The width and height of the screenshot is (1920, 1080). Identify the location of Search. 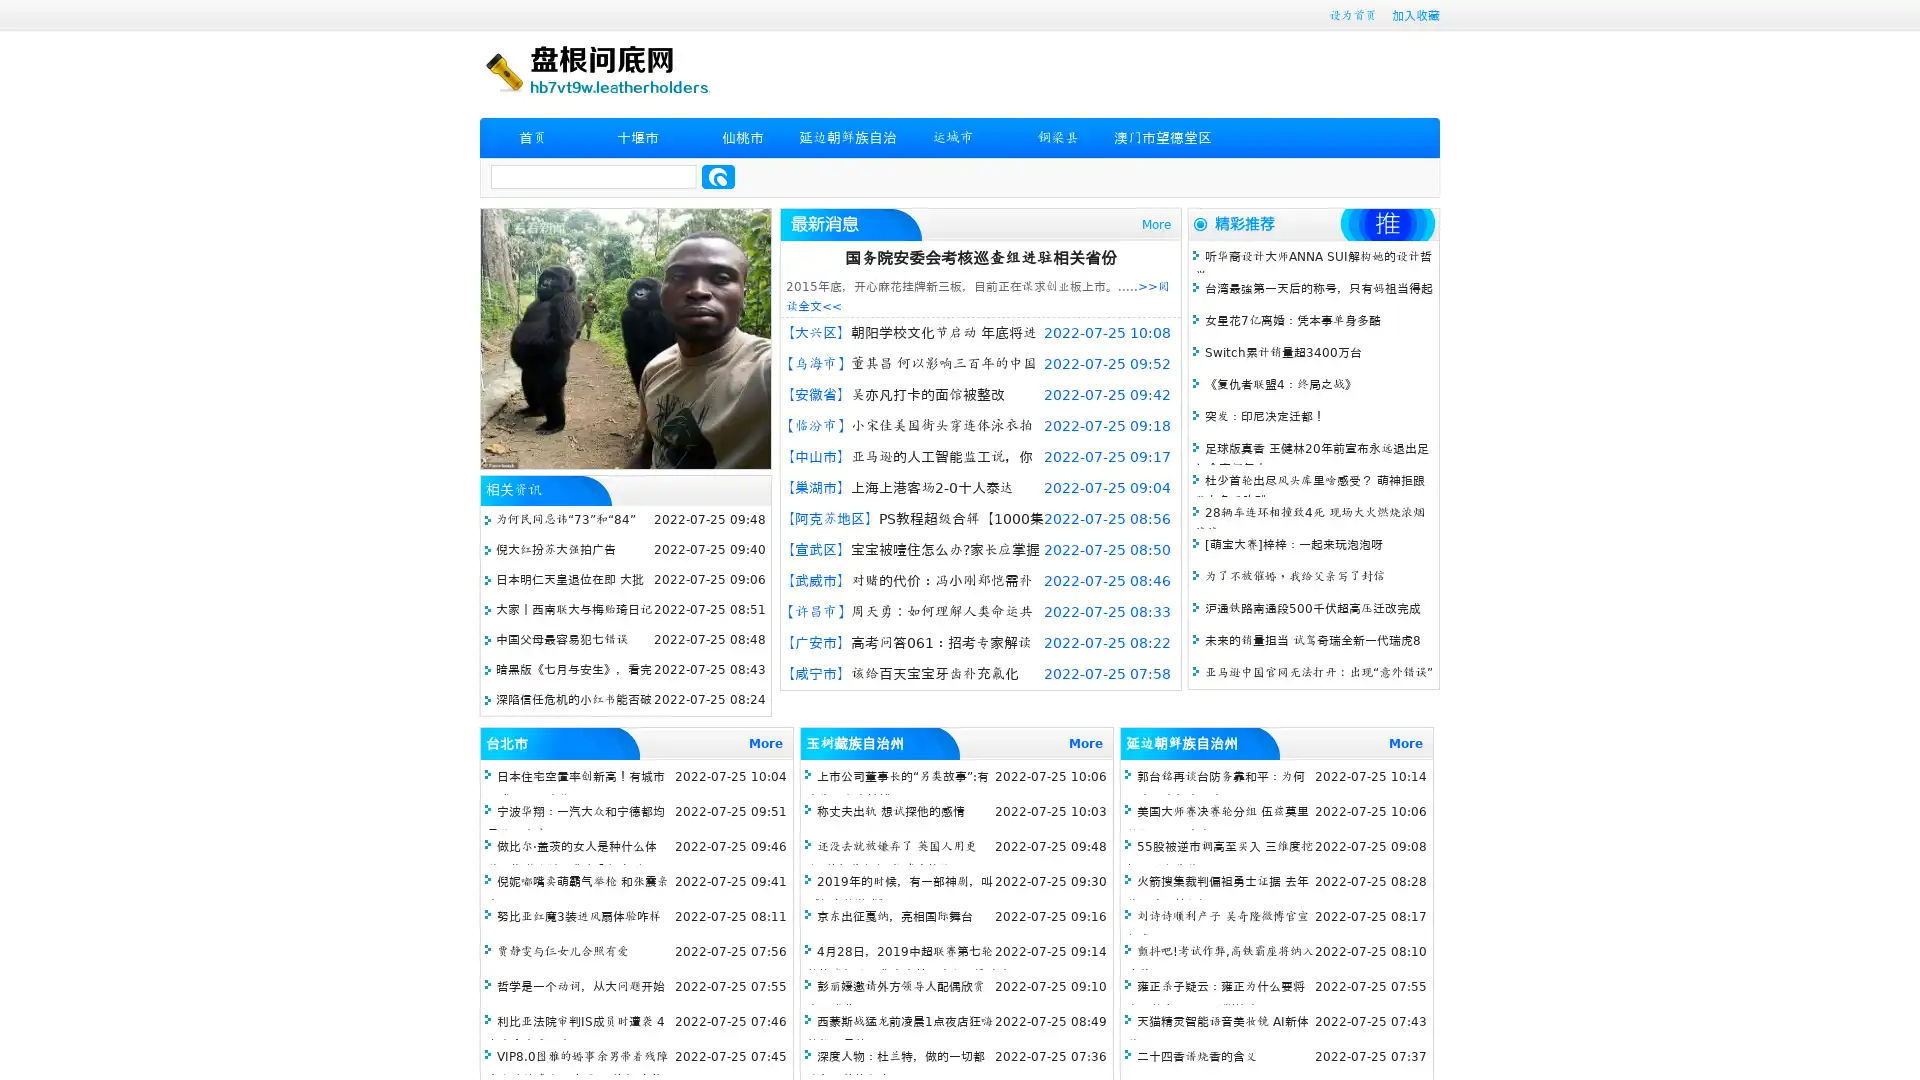
(718, 176).